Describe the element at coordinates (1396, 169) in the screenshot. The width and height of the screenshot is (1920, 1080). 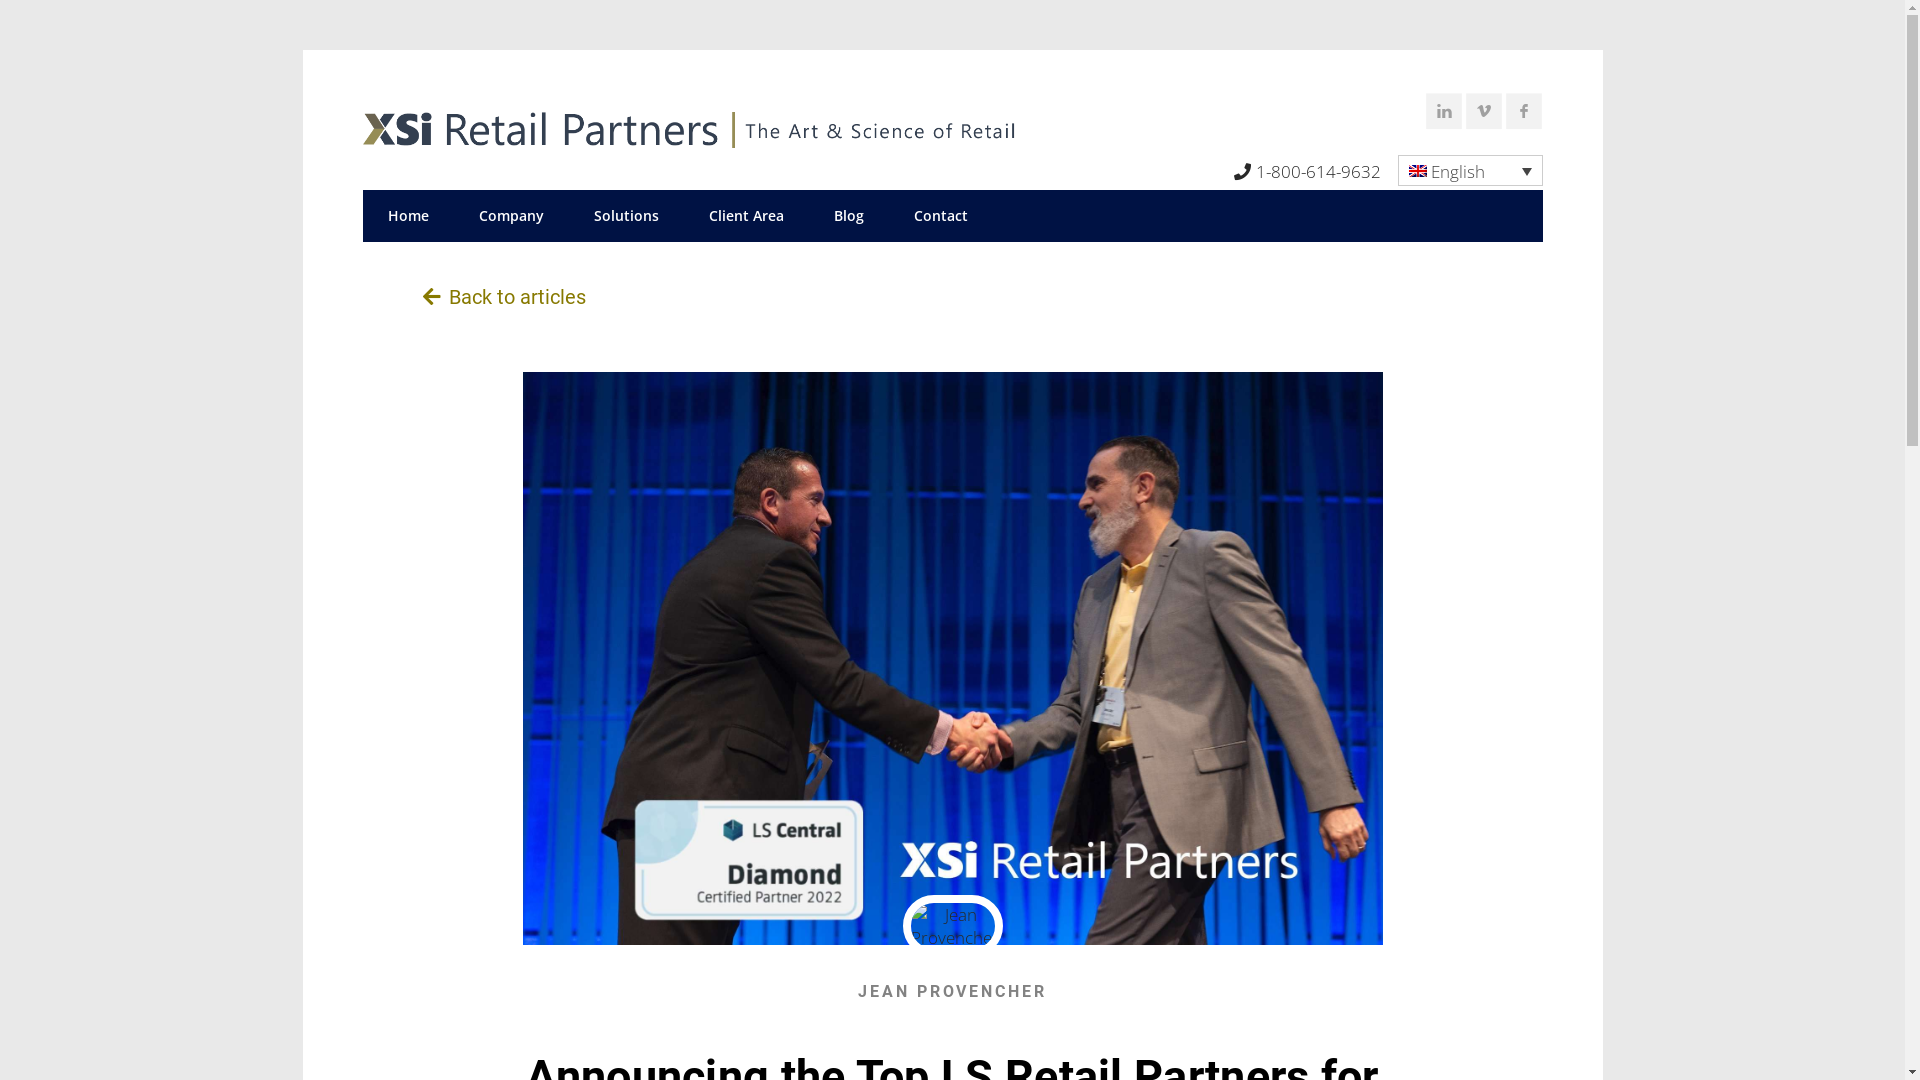
I see `'English'` at that location.